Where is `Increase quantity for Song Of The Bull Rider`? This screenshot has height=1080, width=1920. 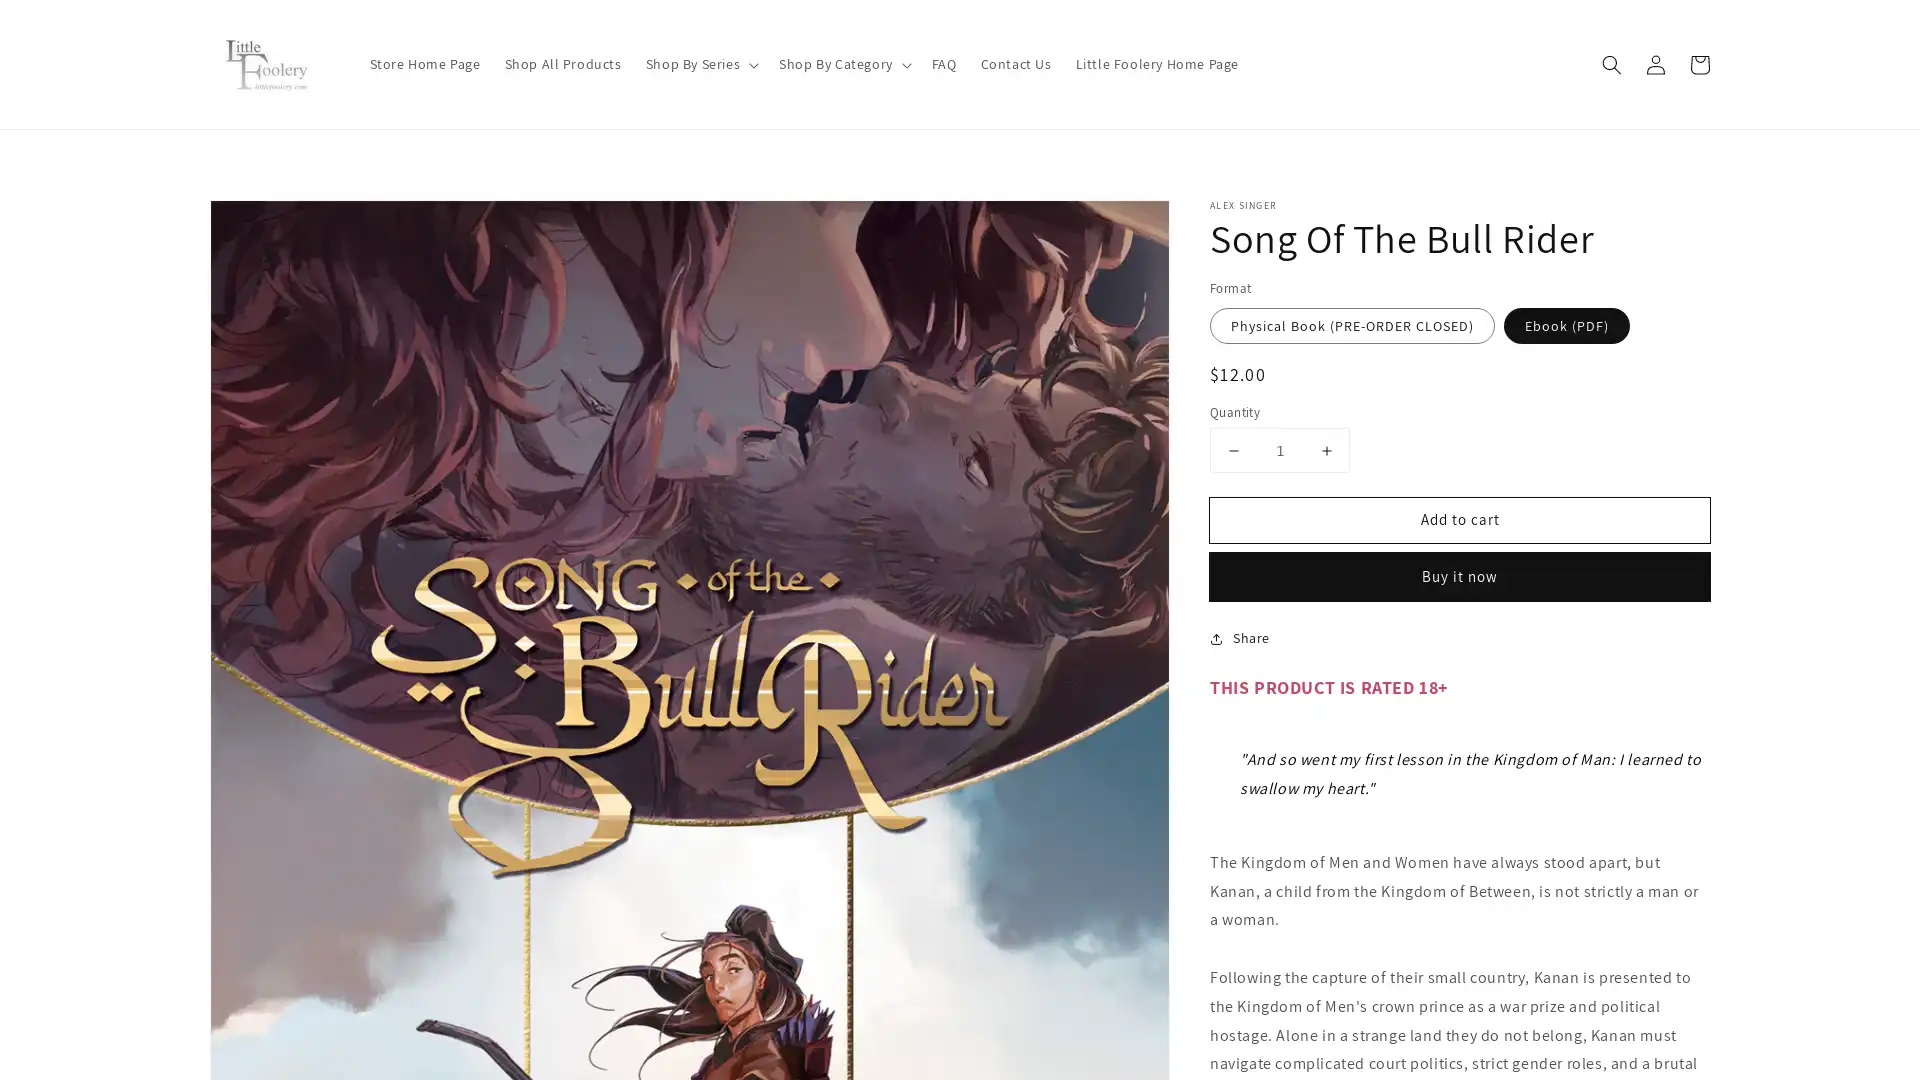
Increase quantity for Song Of The Bull Rider is located at coordinates (1326, 450).